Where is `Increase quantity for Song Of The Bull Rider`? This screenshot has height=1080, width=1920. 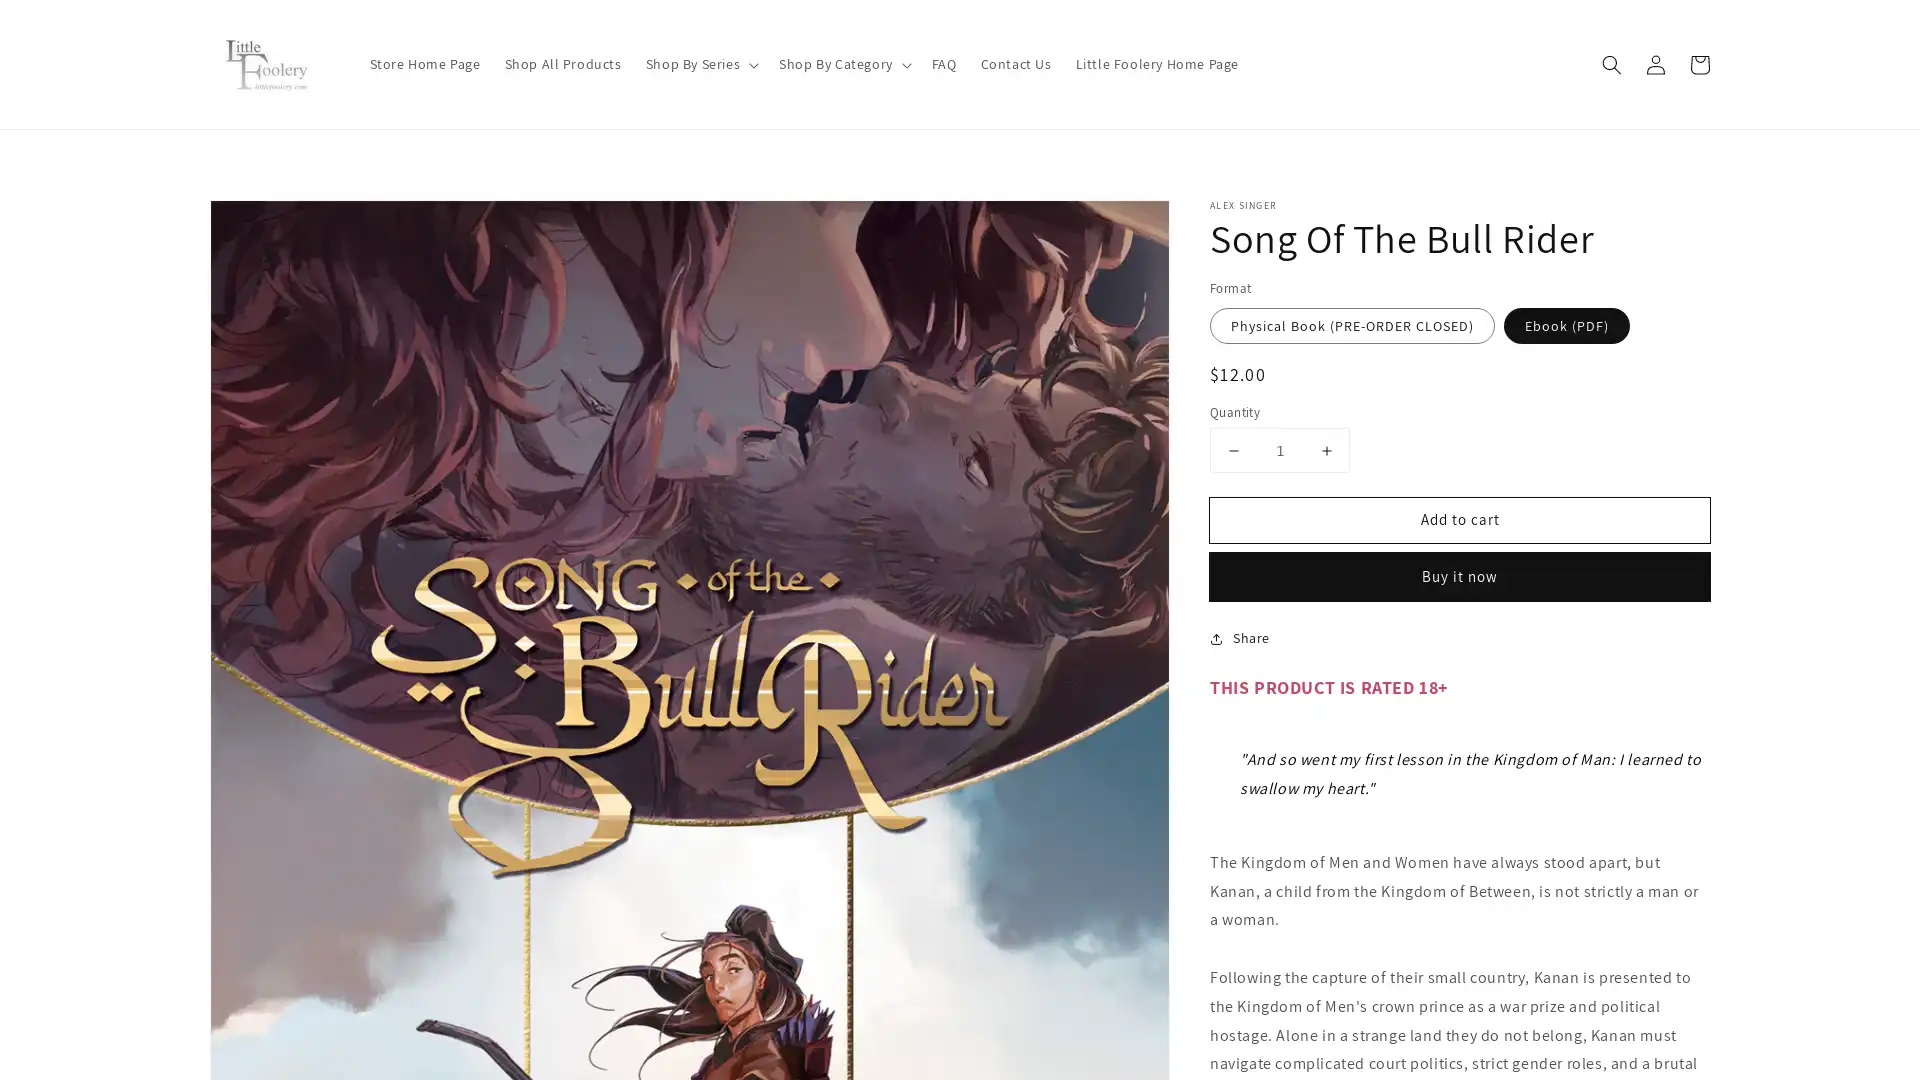
Increase quantity for Song Of The Bull Rider is located at coordinates (1326, 450).